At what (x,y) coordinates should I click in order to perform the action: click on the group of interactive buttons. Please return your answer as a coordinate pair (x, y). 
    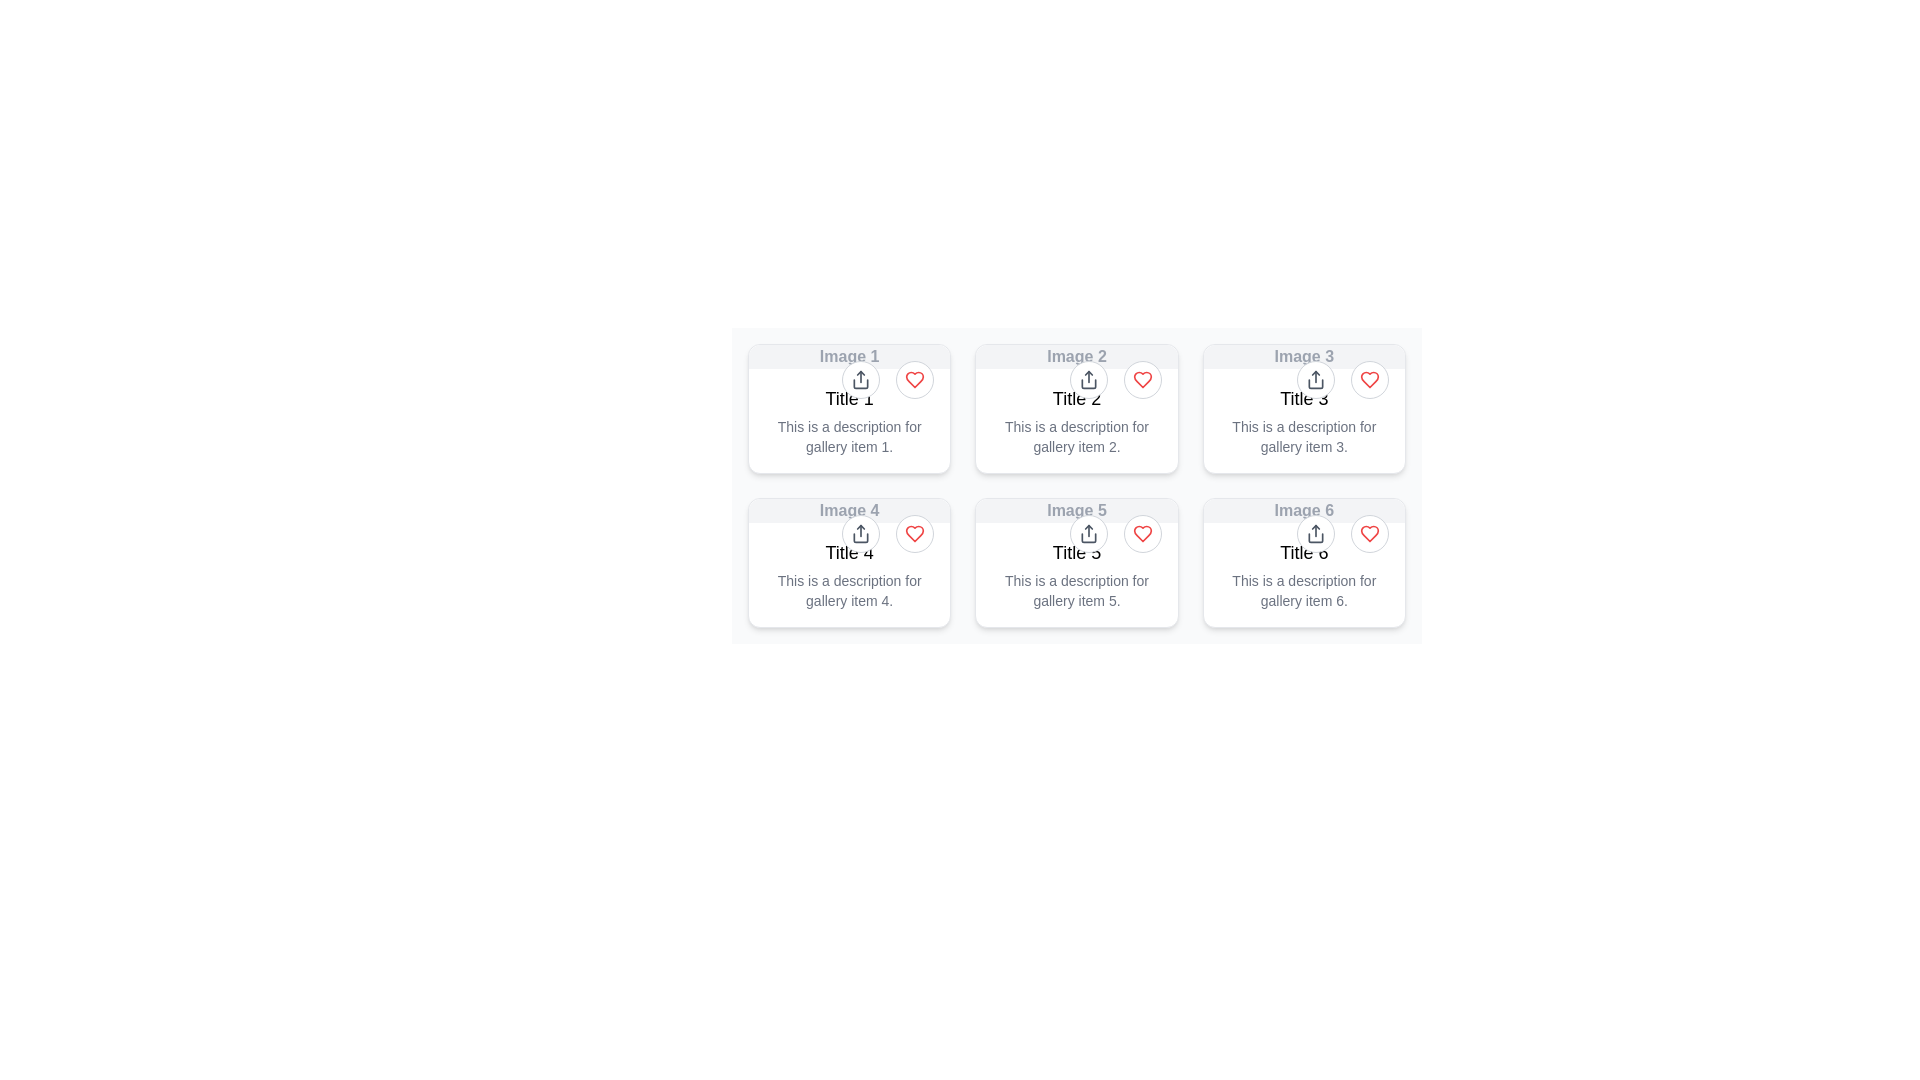
    Looking at the image, I should click on (887, 380).